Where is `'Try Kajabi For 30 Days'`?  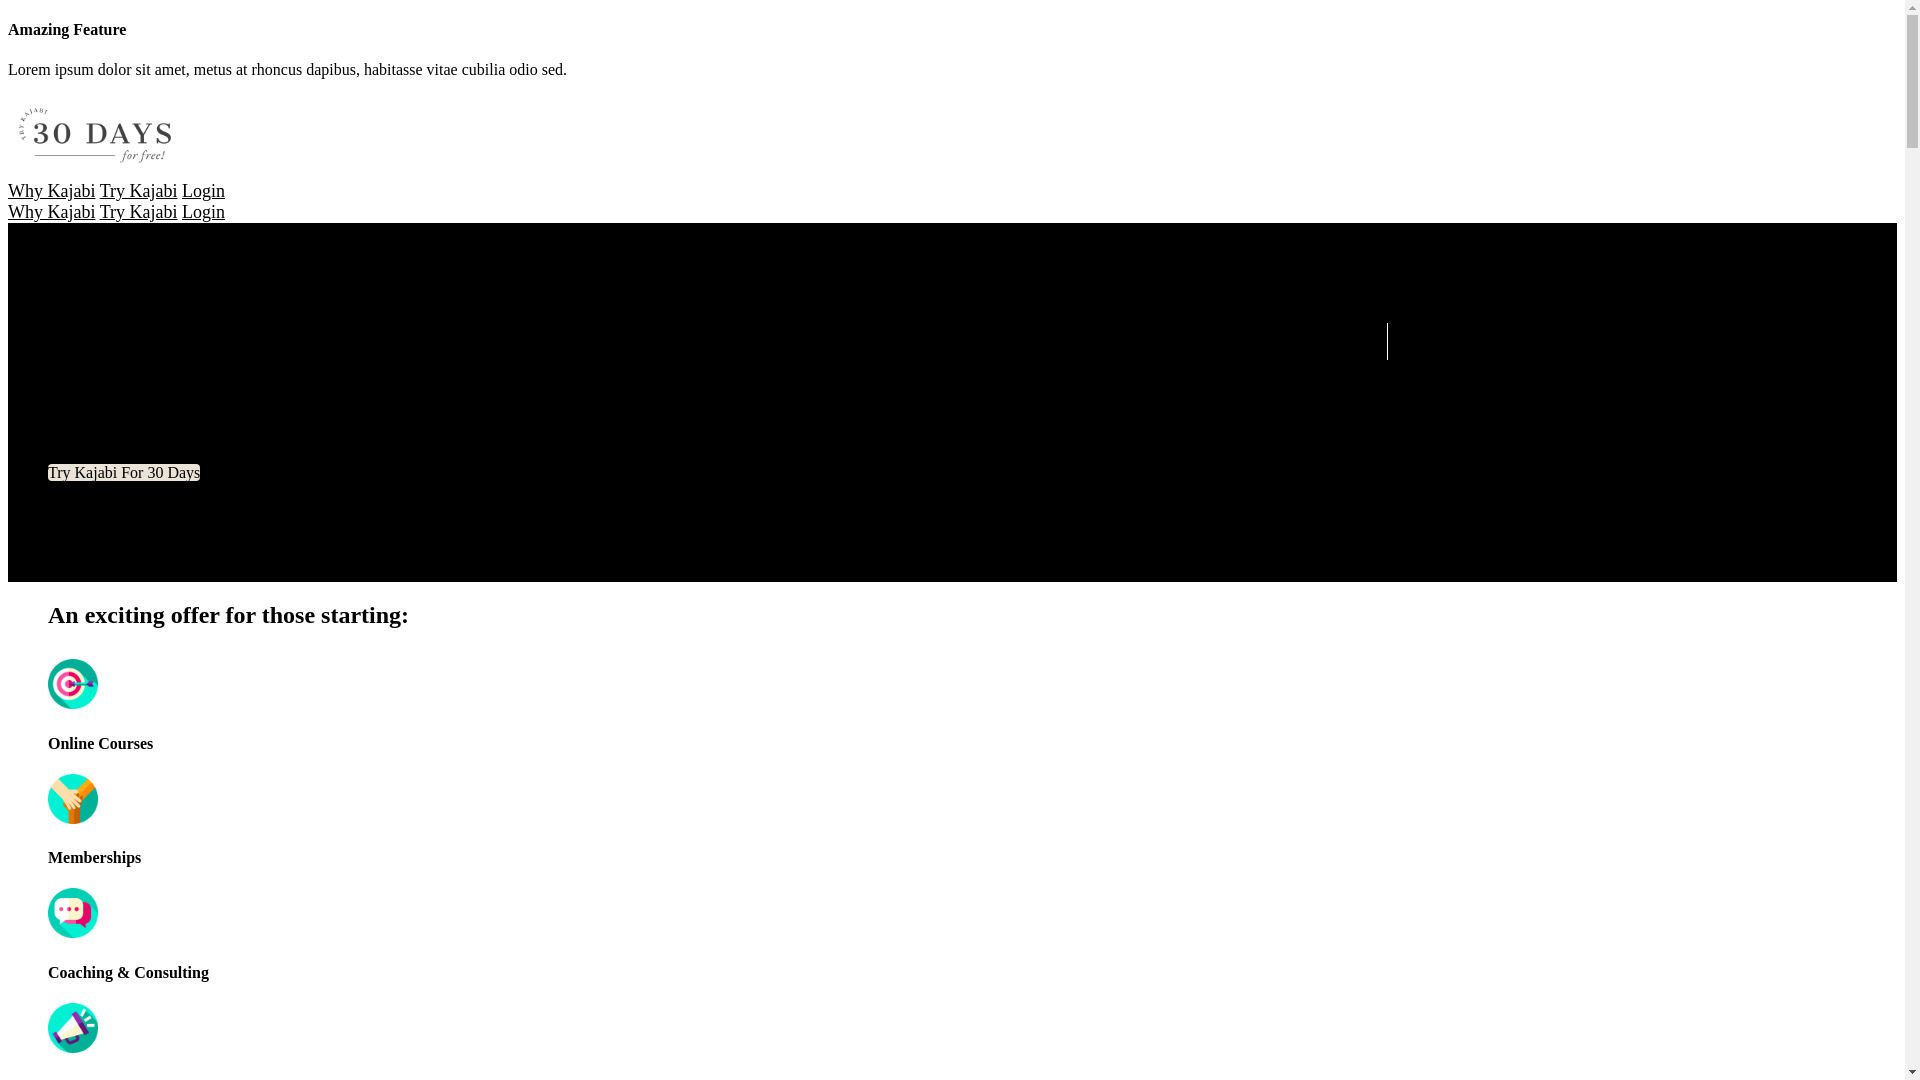
'Try Kajabi For 30 Days' is located at coordinates (123, 472).